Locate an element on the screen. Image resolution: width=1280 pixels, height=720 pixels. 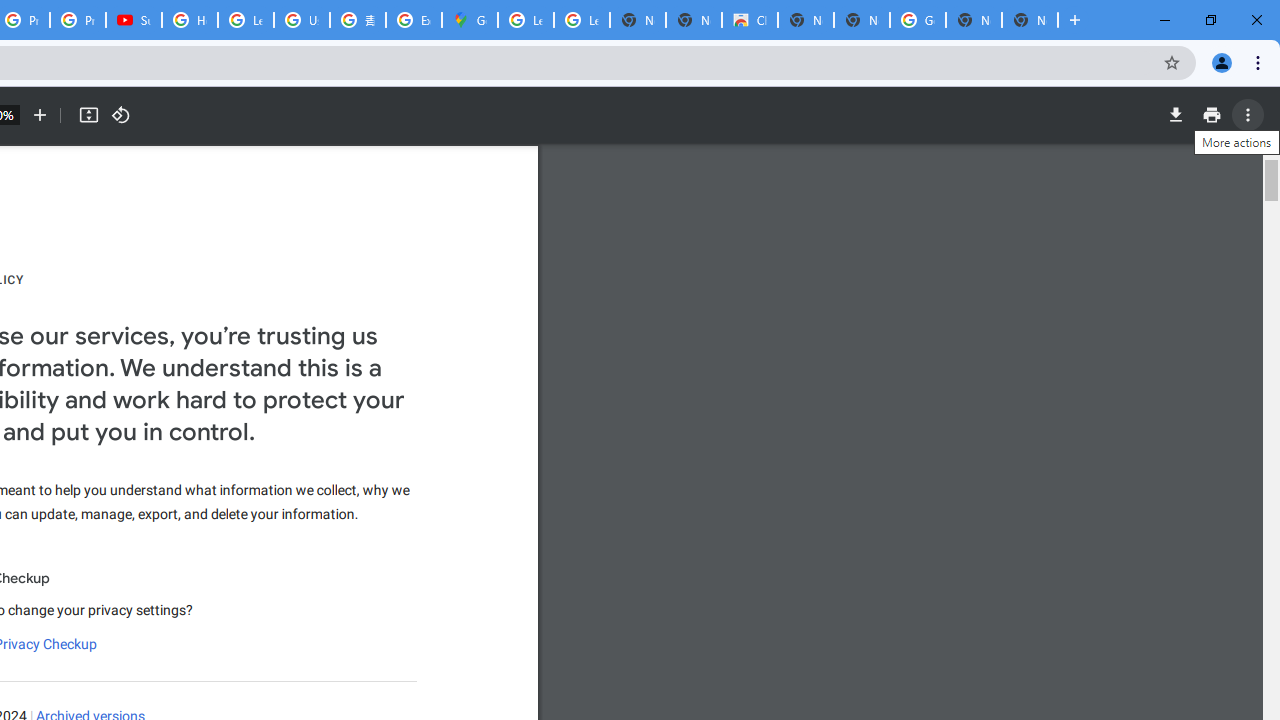
'Rotate counterclockwise' is located at coordinates (119, 115).